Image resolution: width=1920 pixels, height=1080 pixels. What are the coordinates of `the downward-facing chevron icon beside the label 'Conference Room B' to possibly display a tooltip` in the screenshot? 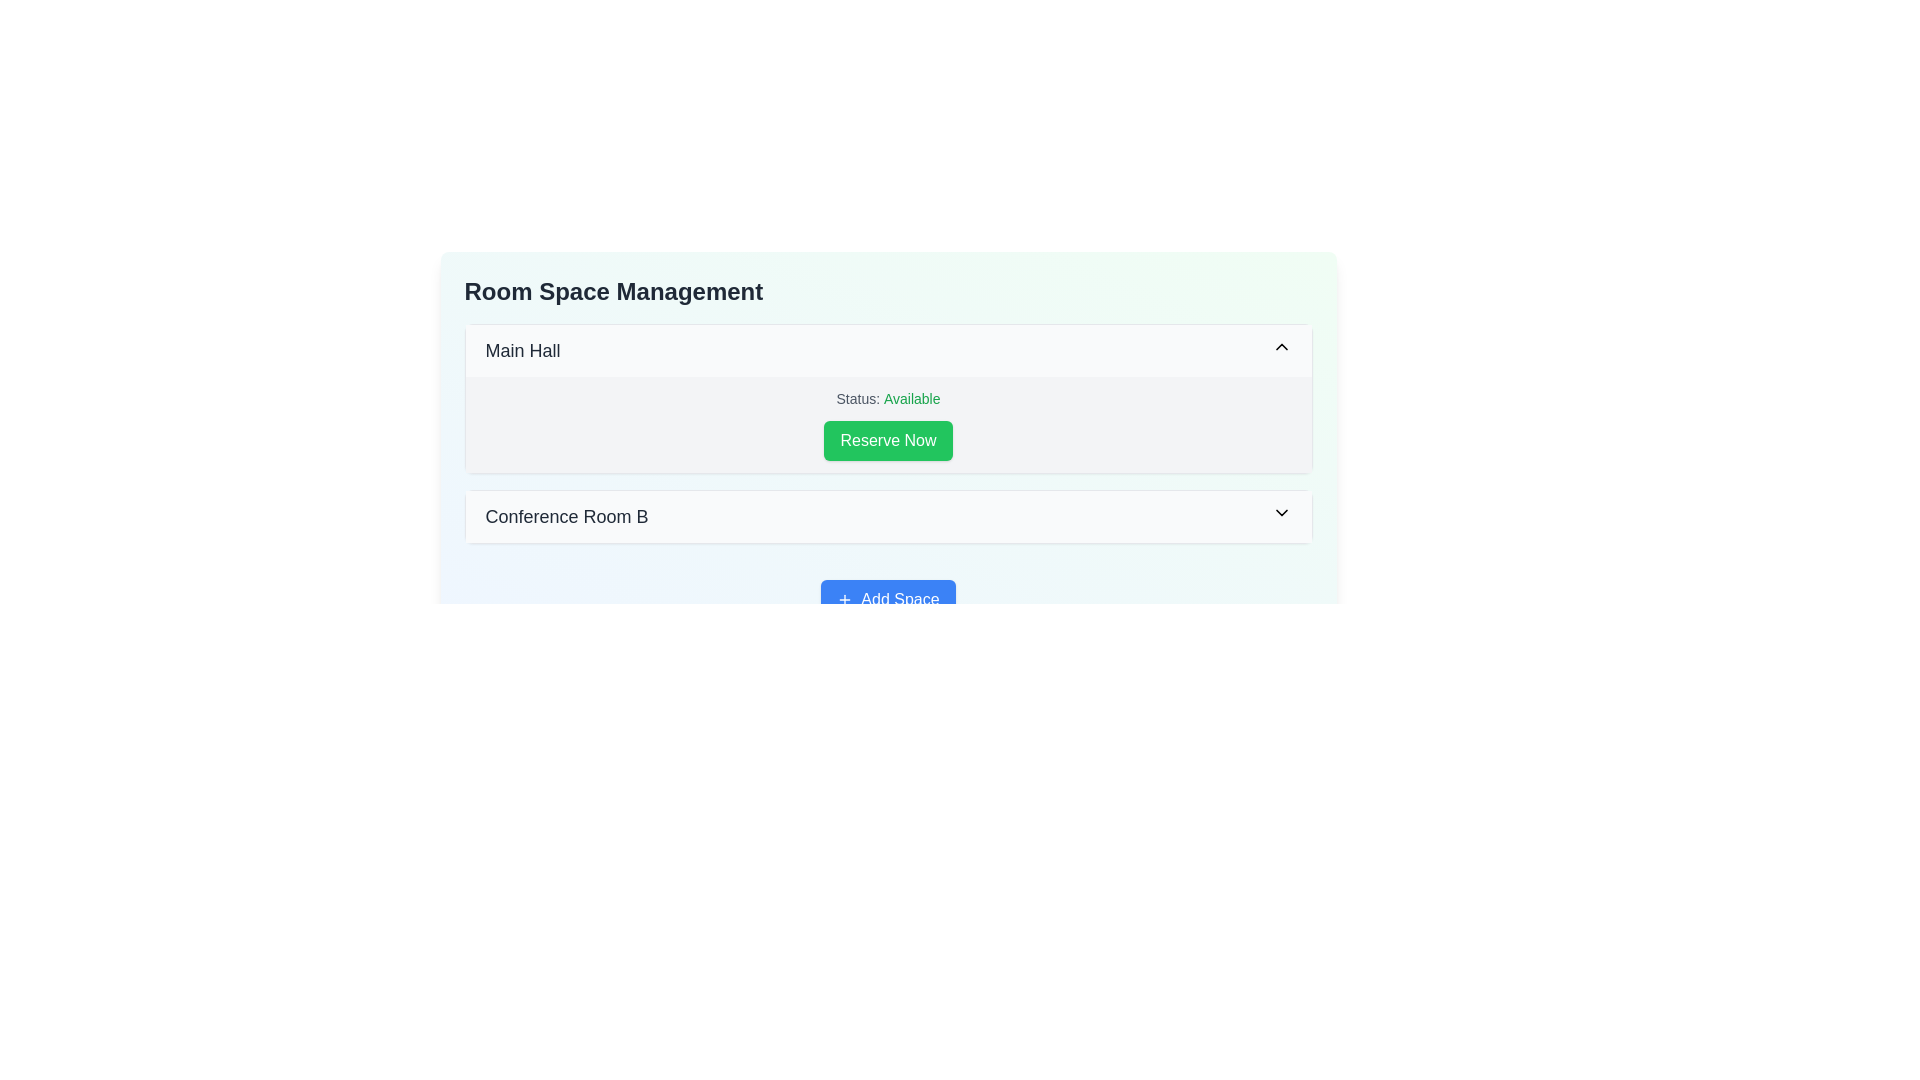 It's located at (1281, 512).